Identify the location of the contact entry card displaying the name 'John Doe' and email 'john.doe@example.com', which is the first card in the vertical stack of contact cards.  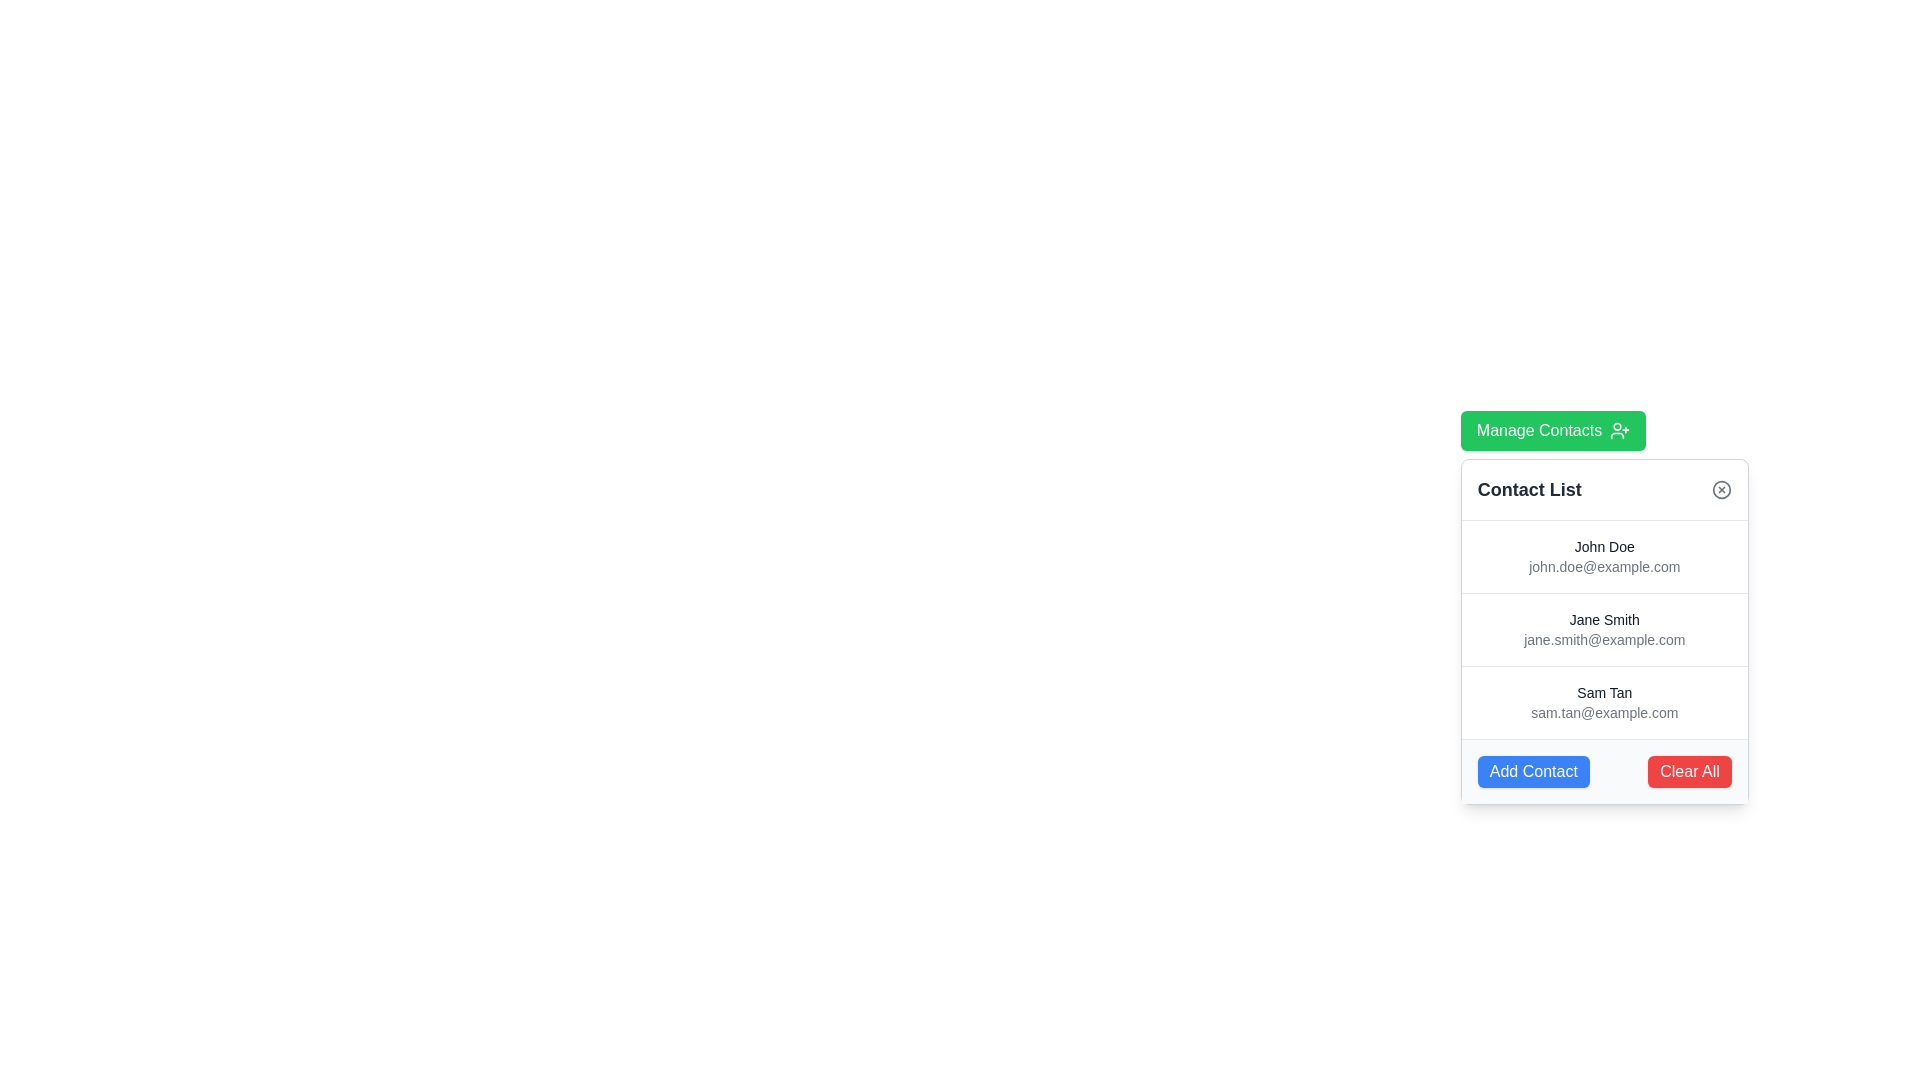
(1604, 556).